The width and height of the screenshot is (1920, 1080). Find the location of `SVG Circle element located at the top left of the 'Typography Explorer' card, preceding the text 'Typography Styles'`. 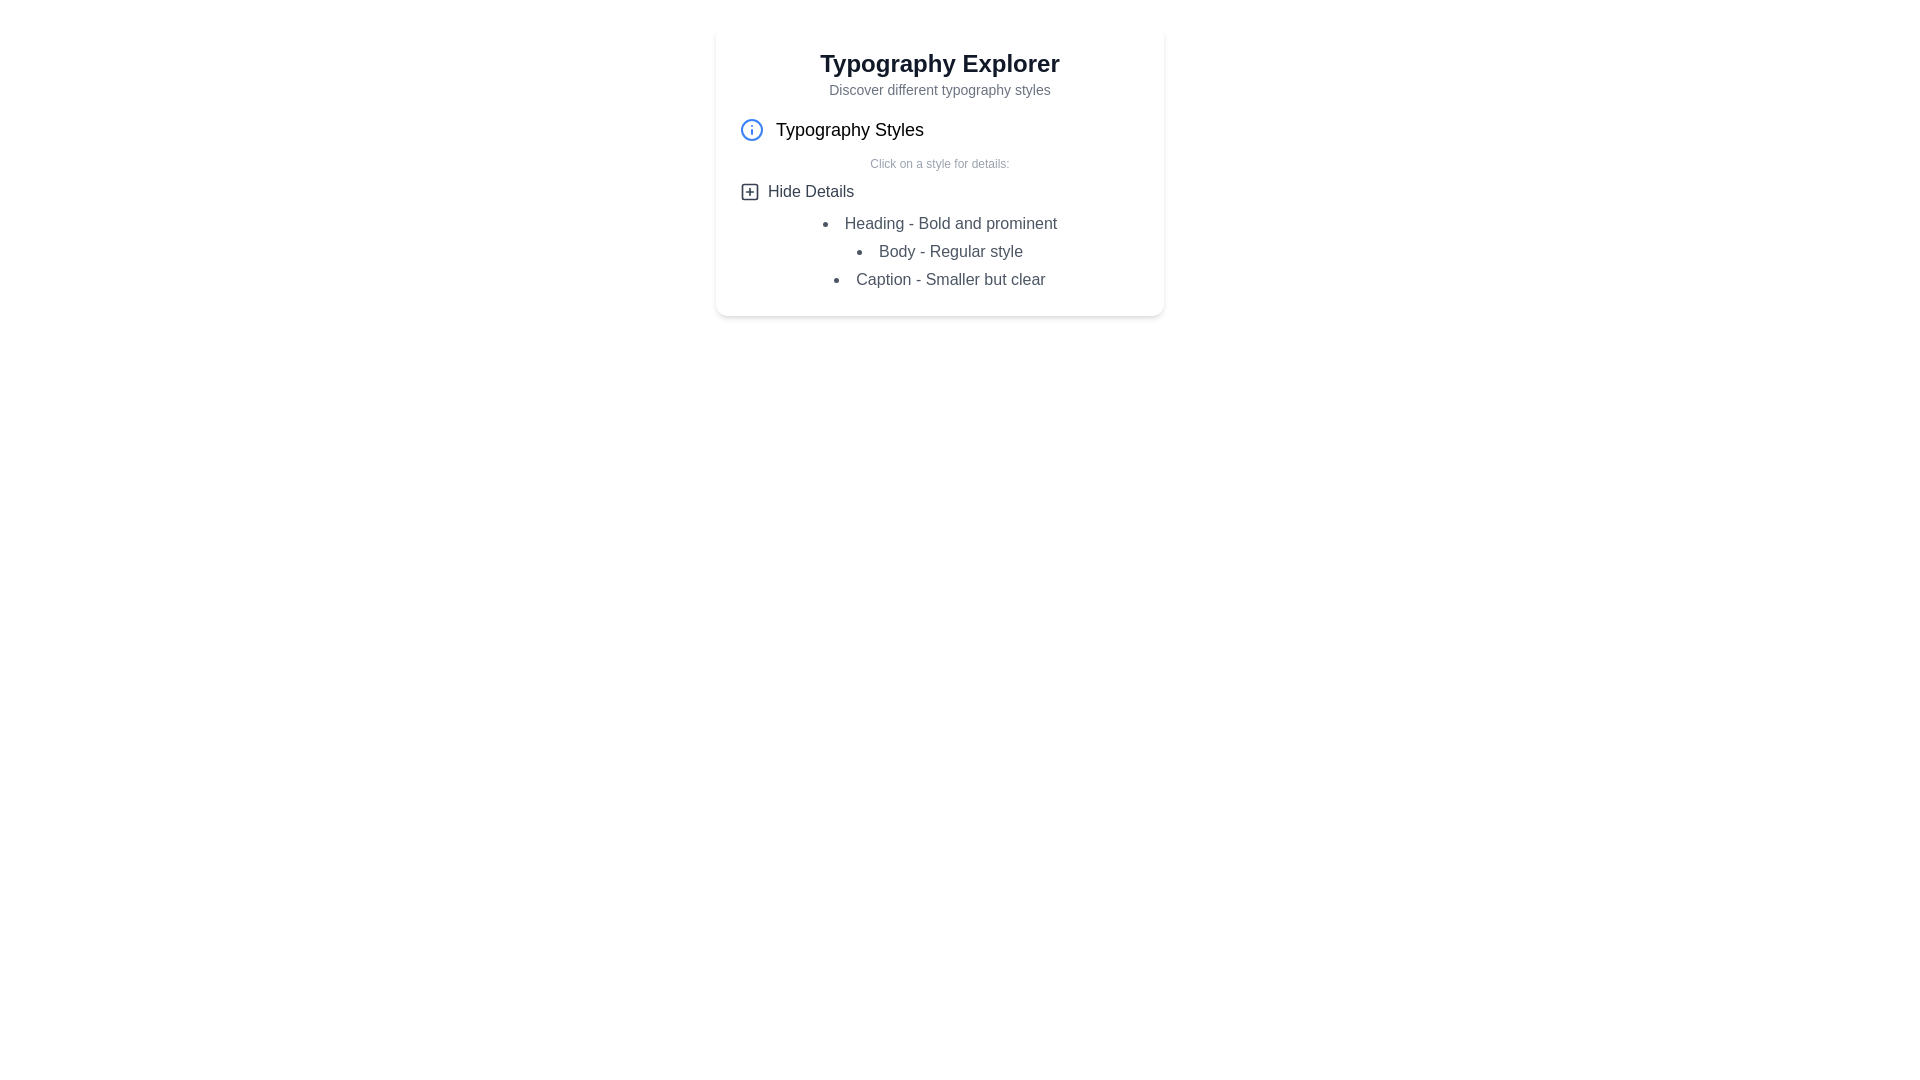

SVG Circle element located at the top left of the 'Typography Explorer' card, preceding the text 'Typography Styles' is located at coordinates (751, 130).